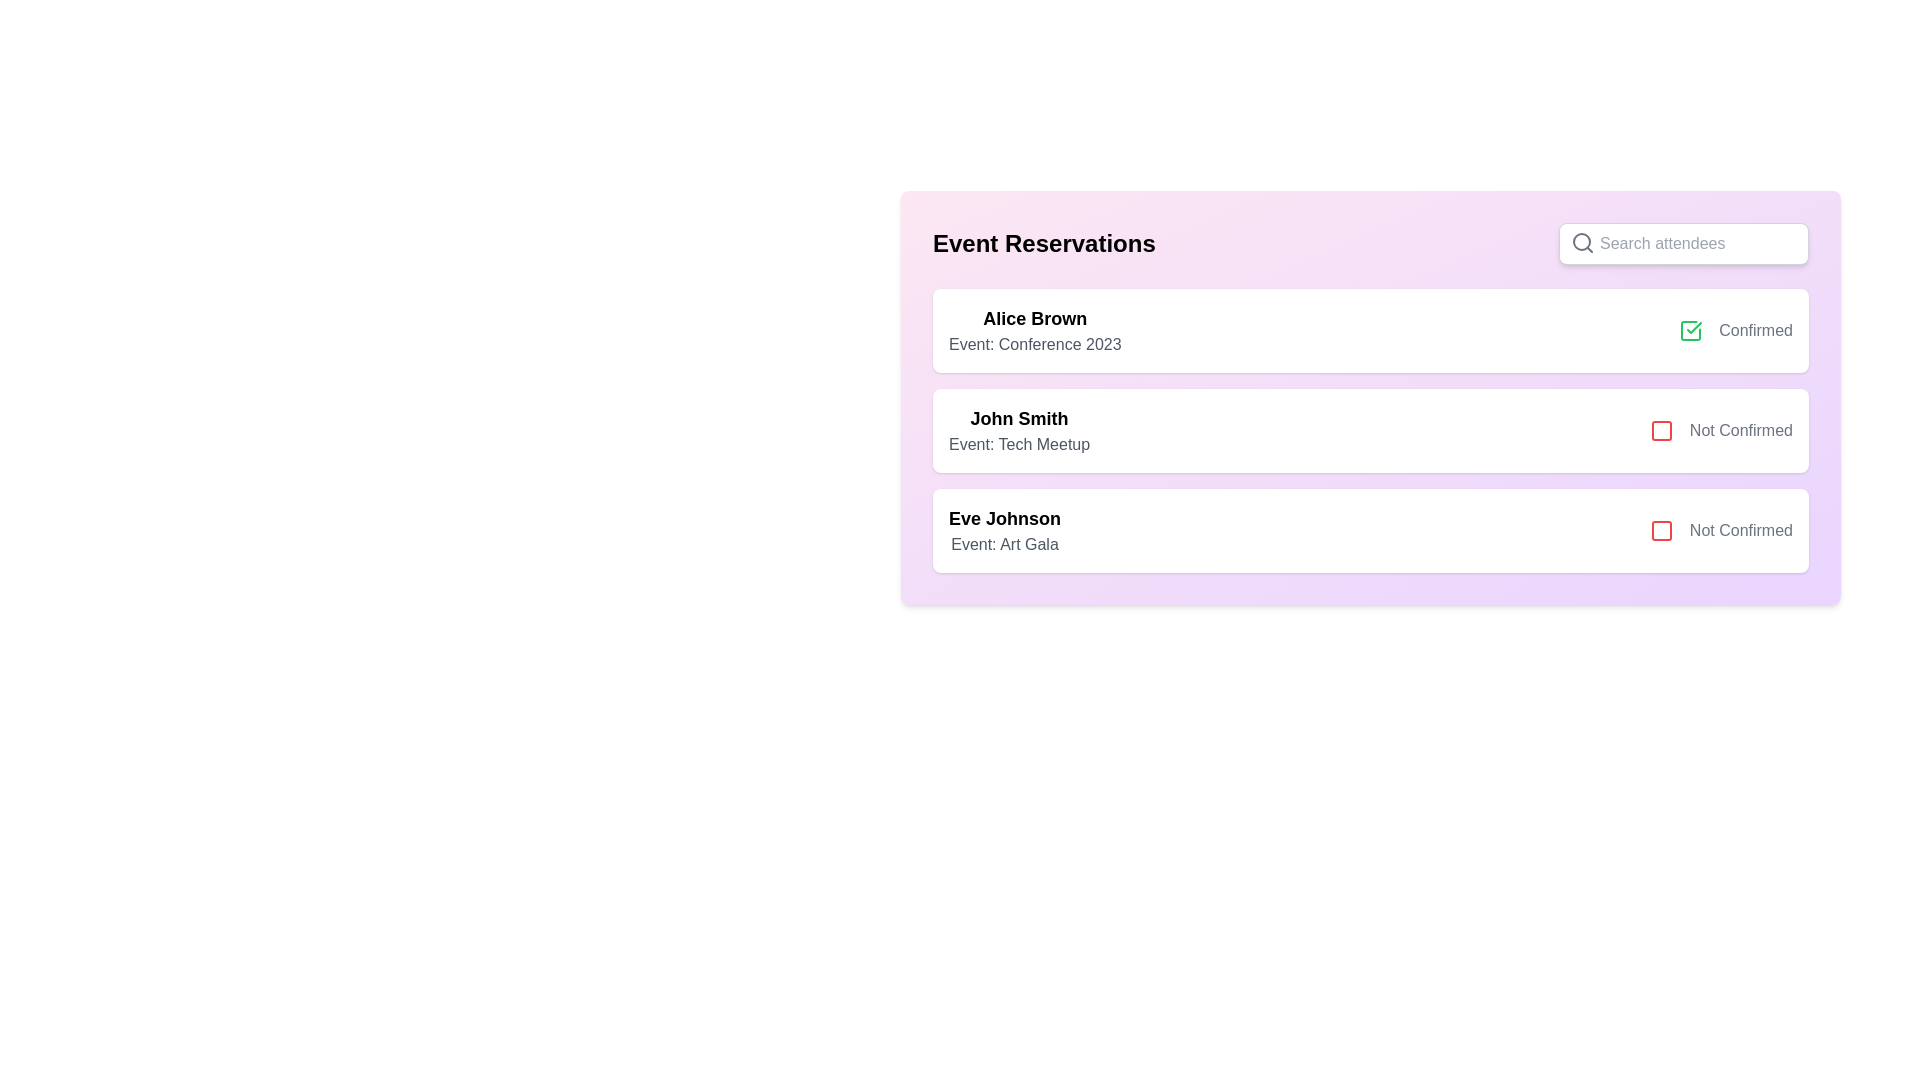 This screenshot has height=1080, width=1920. I want to click on the Text display component that shows 'John Smith' and 'Event: Tech Meetup', located in the second card of the 'Event Reservations' section, so click(1019, 430).